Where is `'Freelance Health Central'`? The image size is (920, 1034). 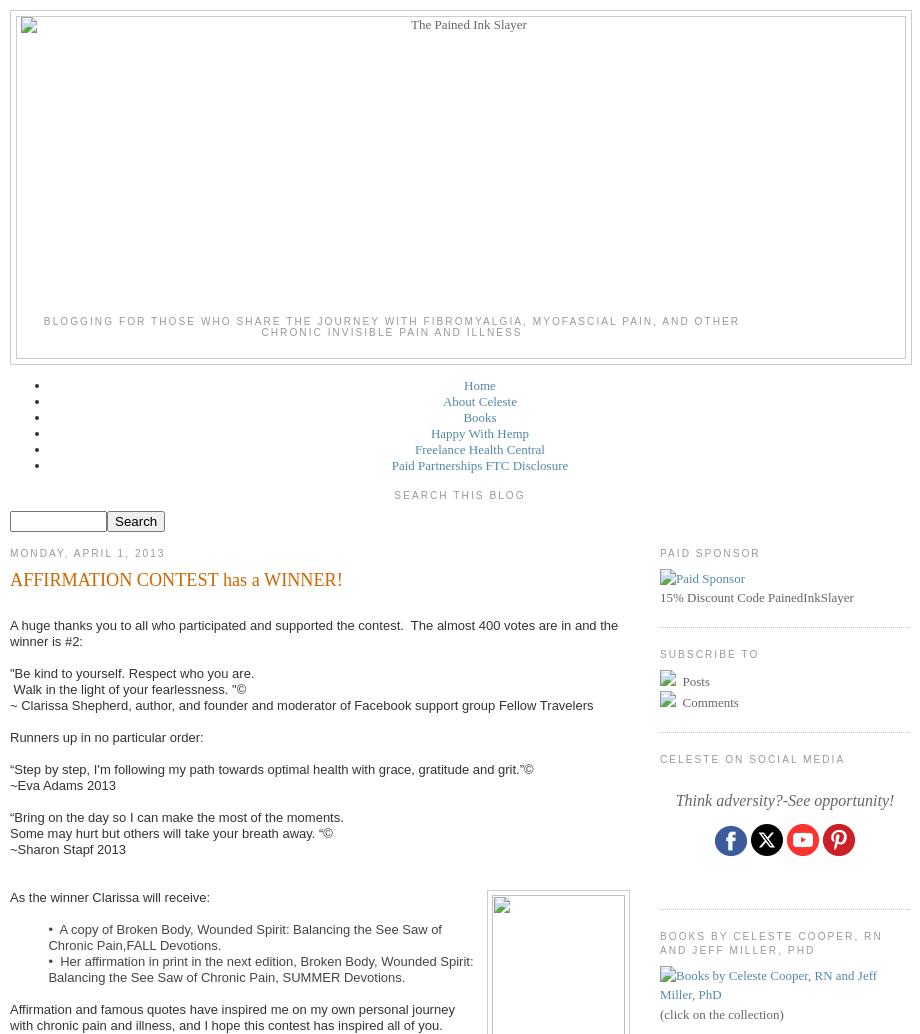 'Freelance Health Central' is located at coordinates (479, 448).